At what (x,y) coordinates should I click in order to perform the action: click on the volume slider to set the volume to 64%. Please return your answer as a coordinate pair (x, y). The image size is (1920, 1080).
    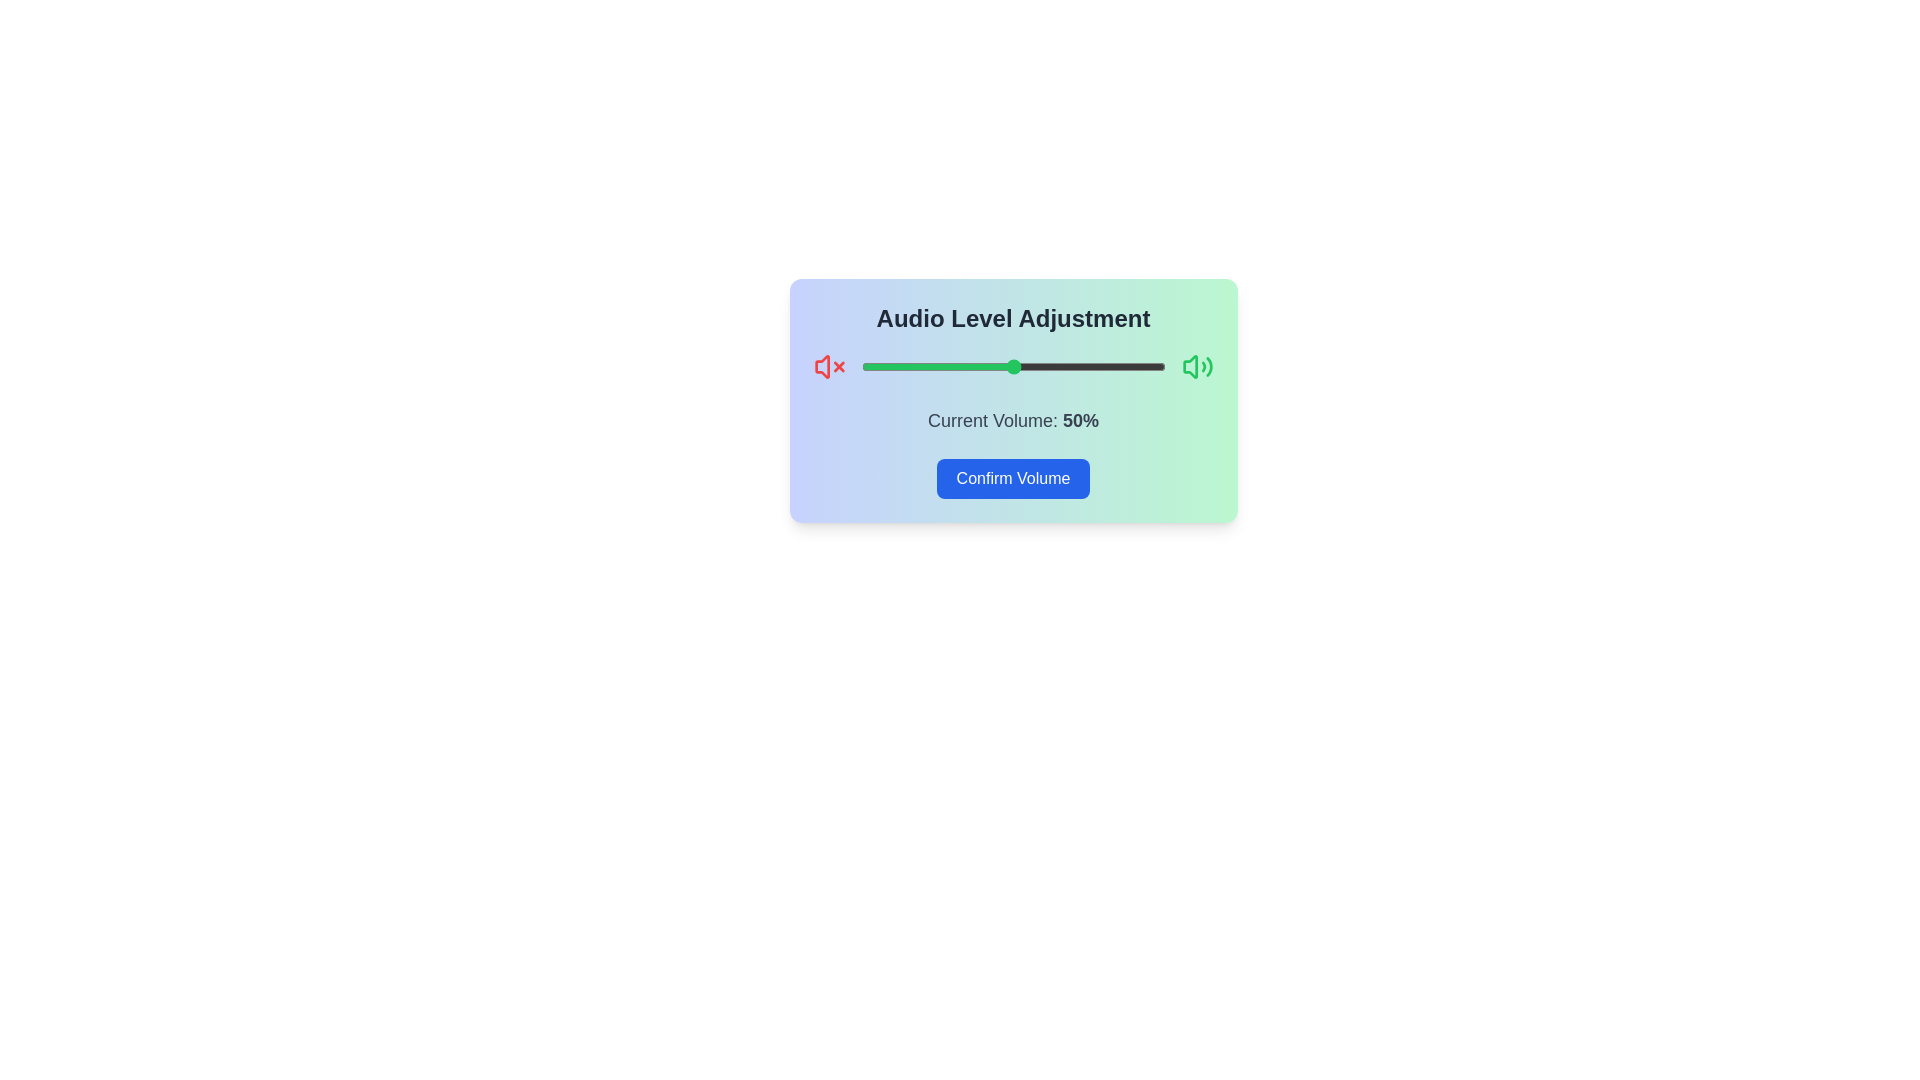
    Looking at the image, I should click on (1055, 366).